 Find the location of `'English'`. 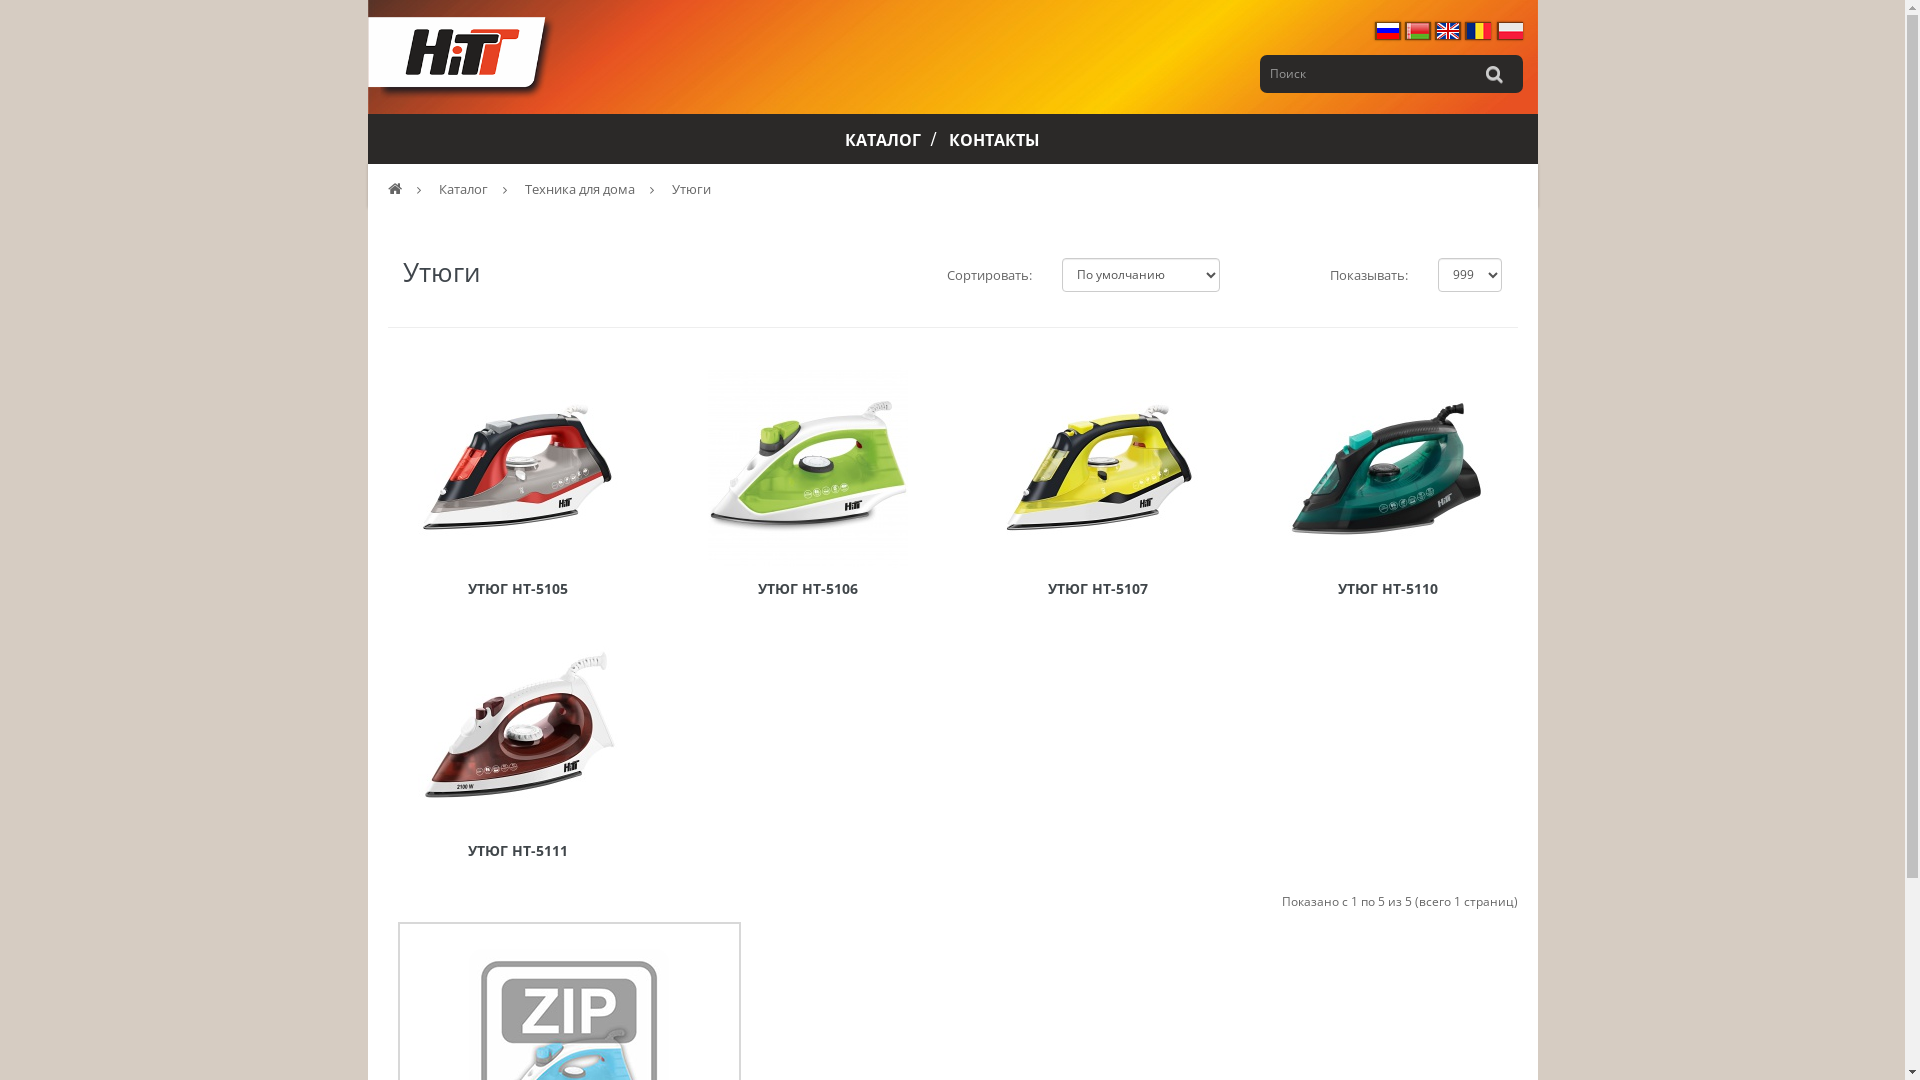

'English' is located at coordinates (1434, 30).